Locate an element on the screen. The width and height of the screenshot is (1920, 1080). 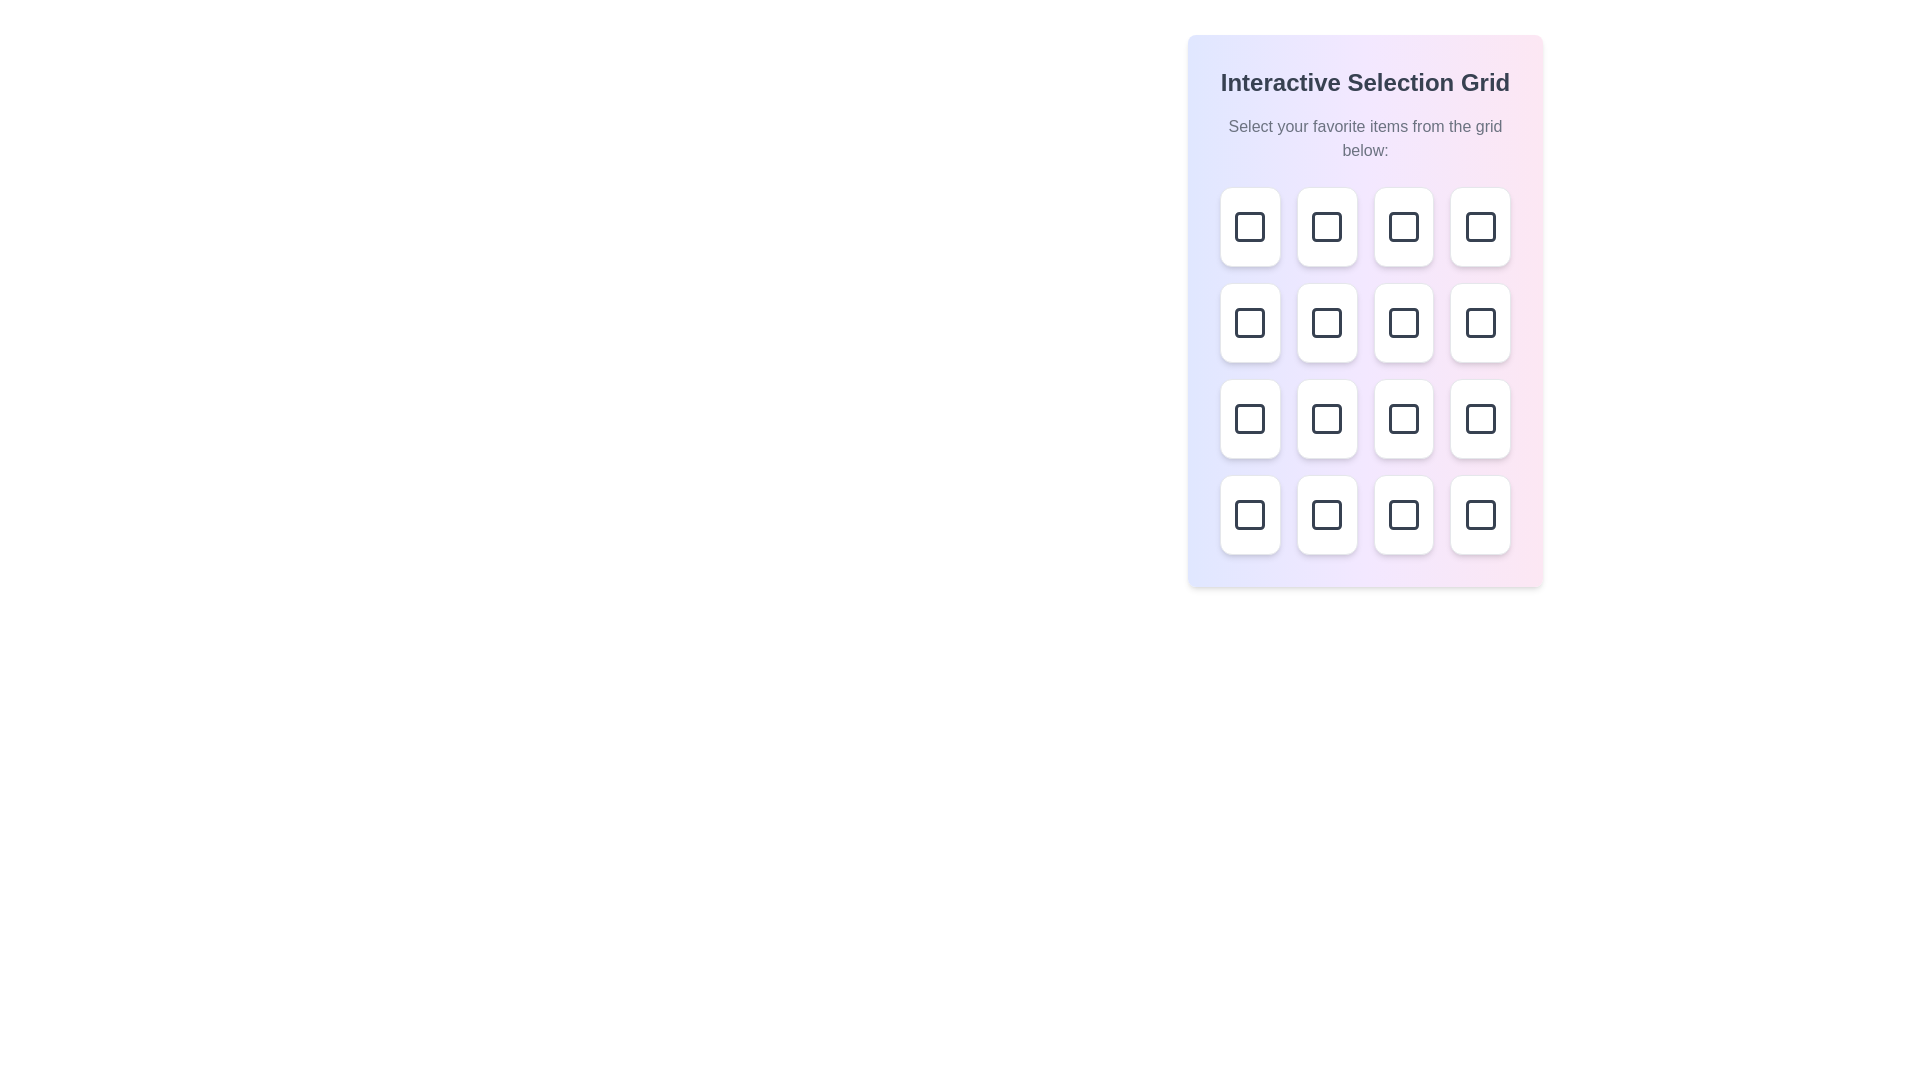
the small square with rounded corners in the fourth column of the first row of the grid is located at coordinates (1480, 226).